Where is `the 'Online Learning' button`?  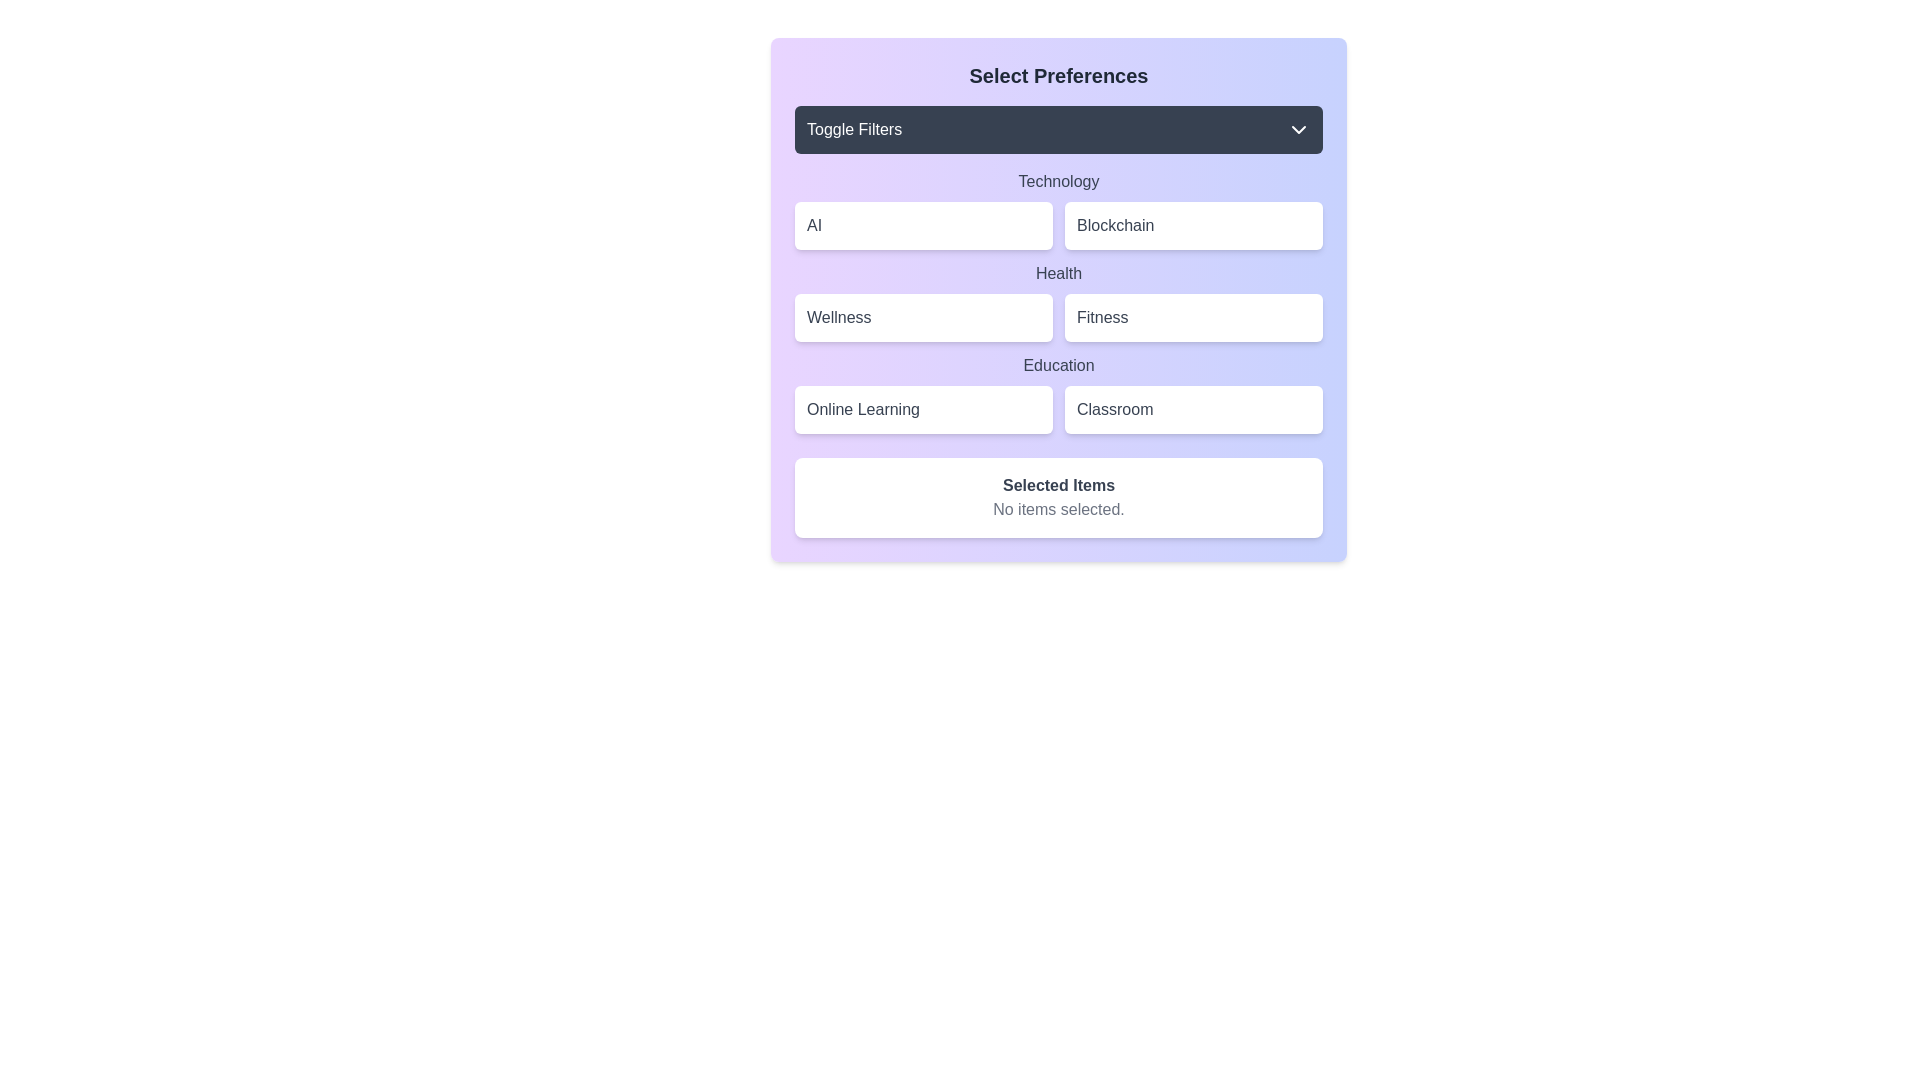 the 'Online Learning' button is located at coordinates (923, 408).